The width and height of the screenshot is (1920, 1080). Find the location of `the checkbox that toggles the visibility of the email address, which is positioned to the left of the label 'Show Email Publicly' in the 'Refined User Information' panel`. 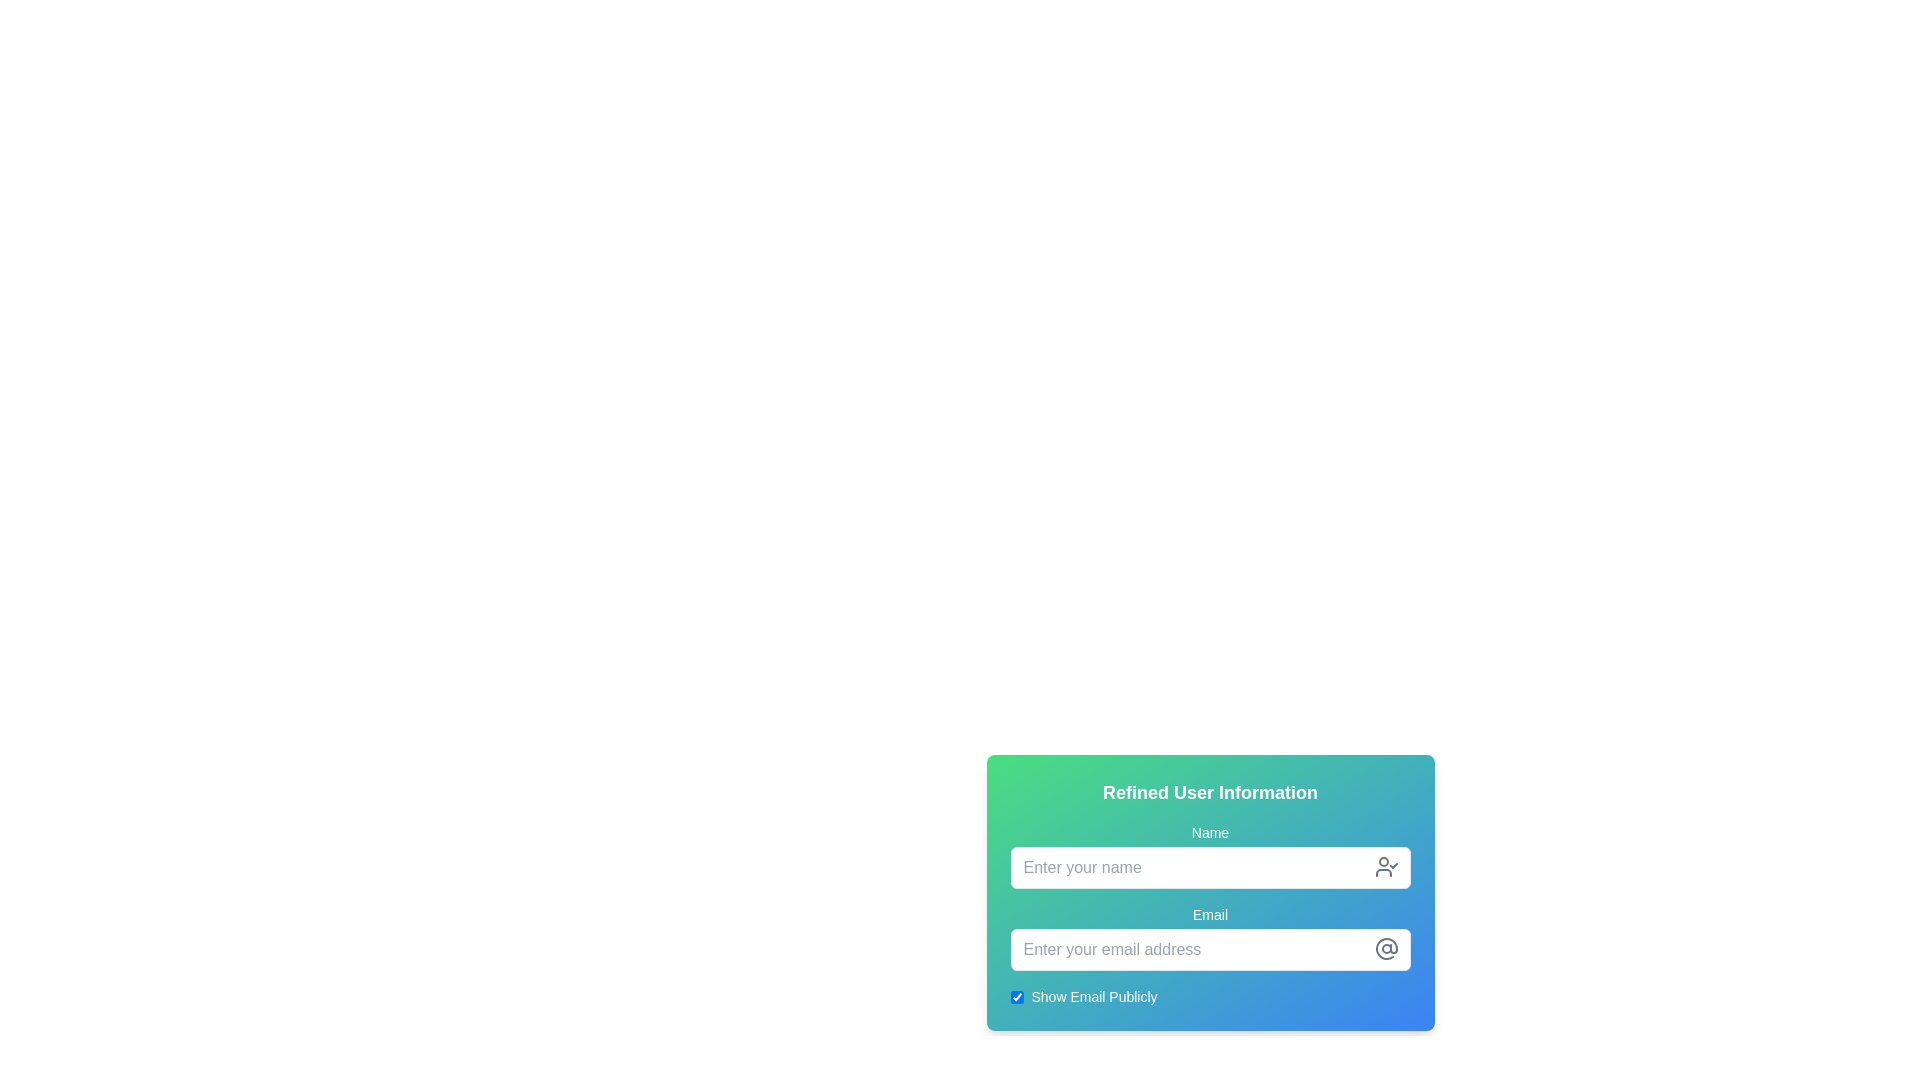

the checkbox that toggles the visibility of the email address, which is positioned to the left of the label 'Show Email Publicly' in the 'Refined User Information' panel is located at coordinates (1017, 996).